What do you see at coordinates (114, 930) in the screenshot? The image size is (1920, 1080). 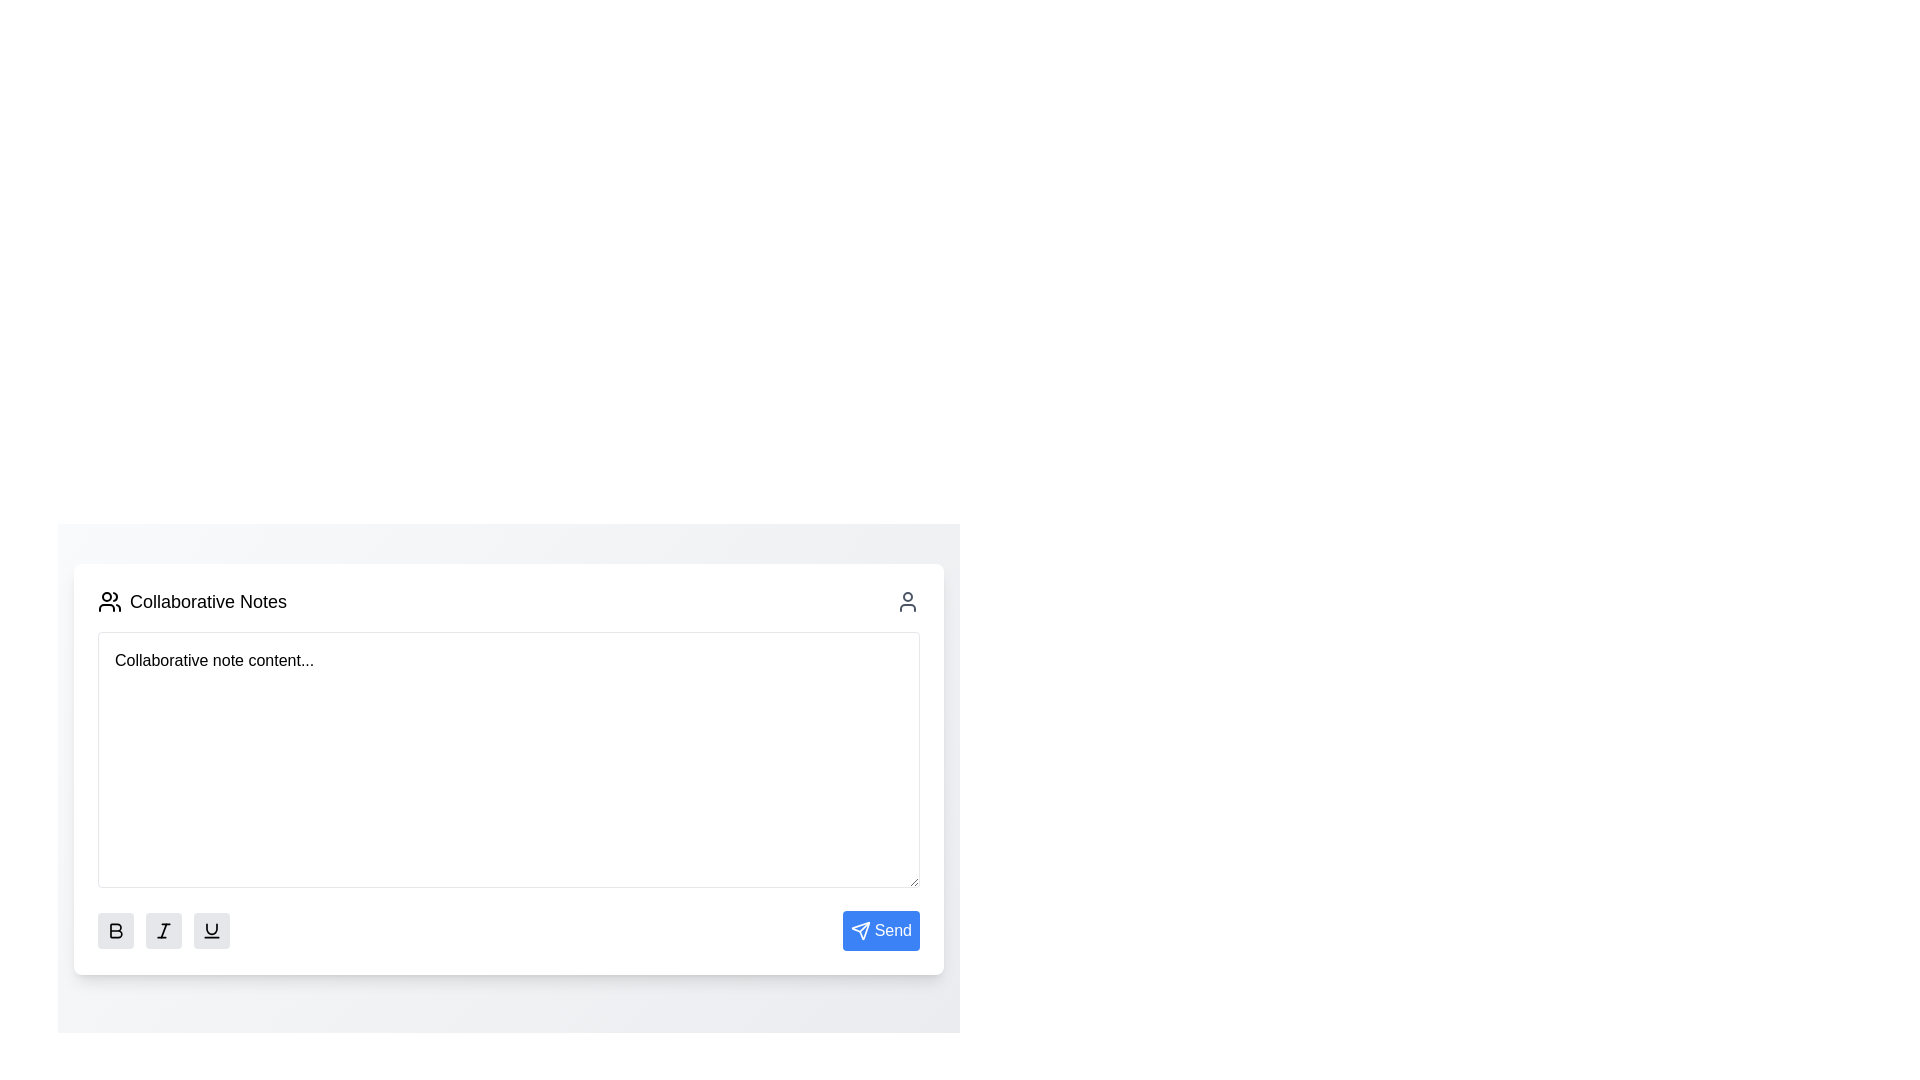 I see `the bold-style icon represented by a stylized 'B' within a rounded square shape located in the 'Collaborative Notes' section` at bounding box center [114, 930].